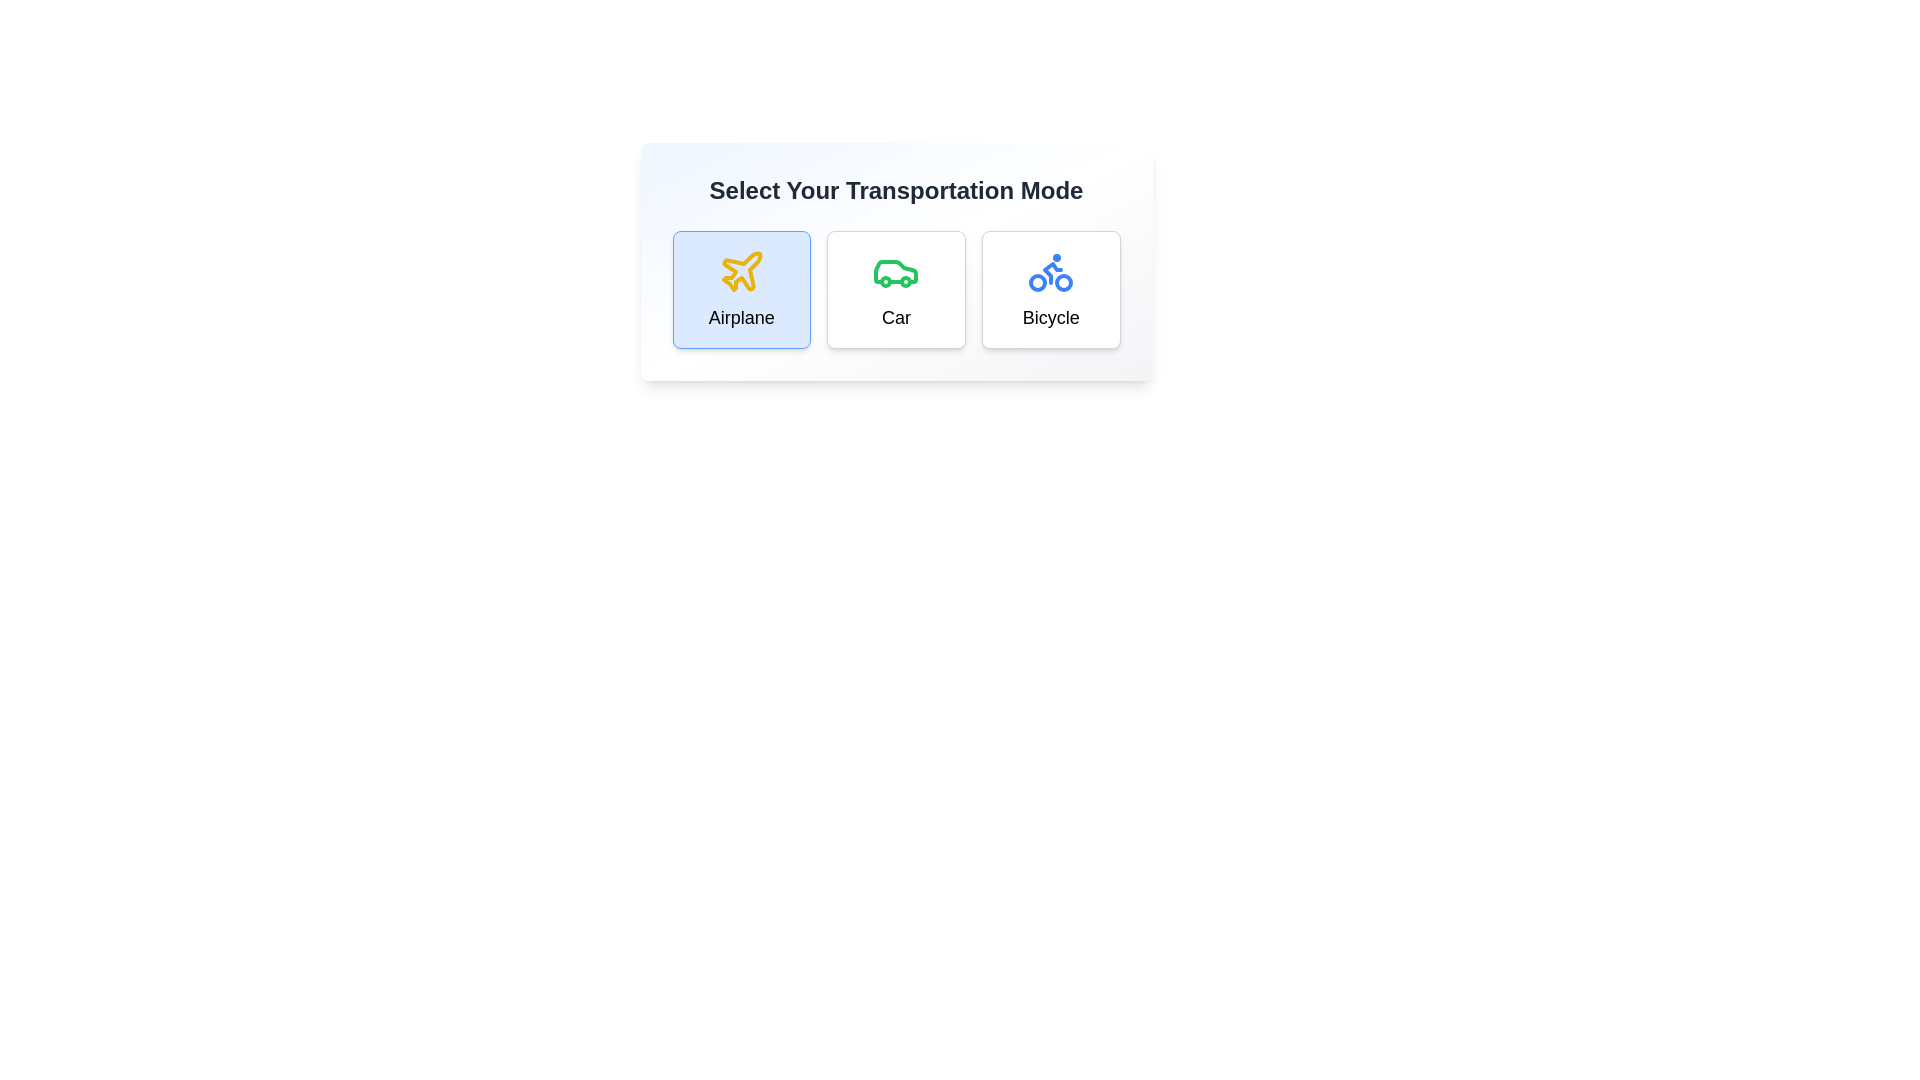 This screenshot has width=1920, height=1080. I want to click on text label displaying 'Car' that is bold and located under the green car icon in the center card of a group of three horizontally aligned cards, so click(895, 316).